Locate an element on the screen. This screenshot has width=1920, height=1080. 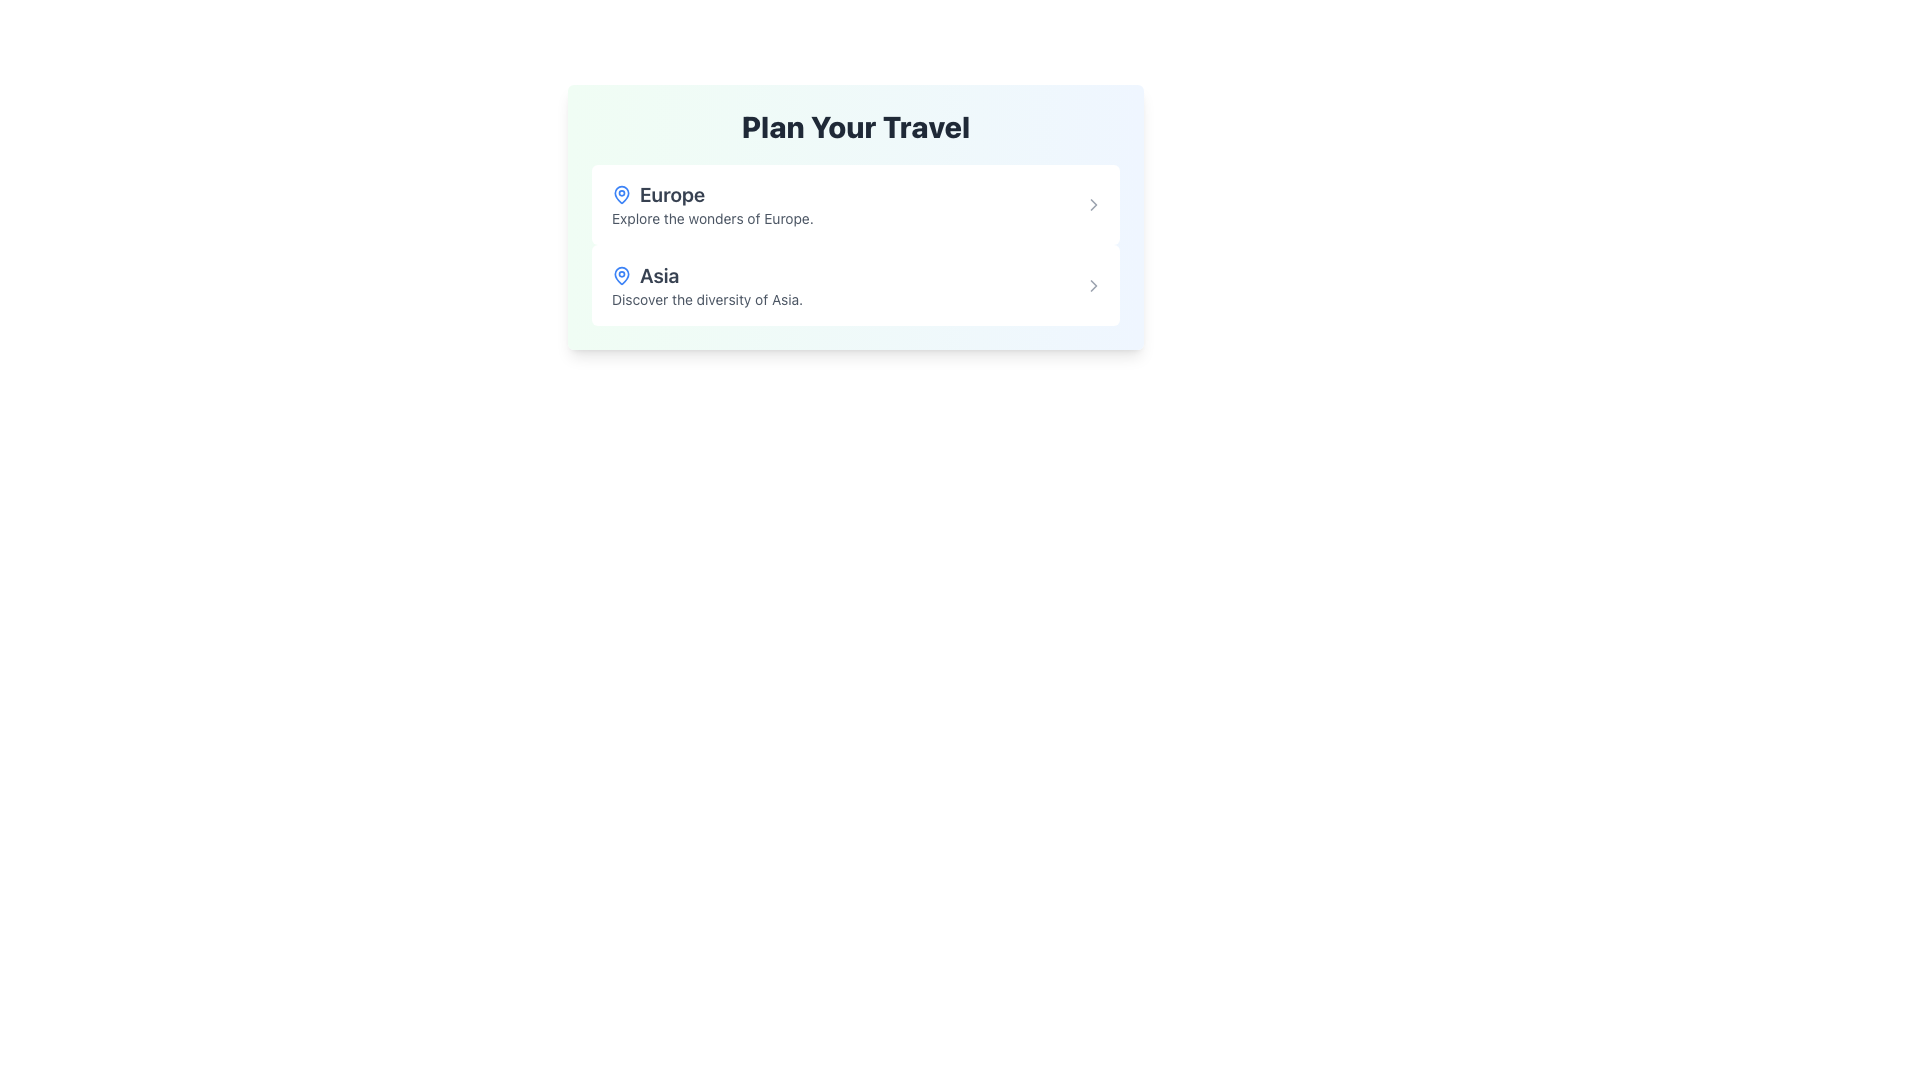
the descriptive text block located beneath the 'Europe' title, which provides brief information about the topic 'Europe' is located at coordinates (712, 219).